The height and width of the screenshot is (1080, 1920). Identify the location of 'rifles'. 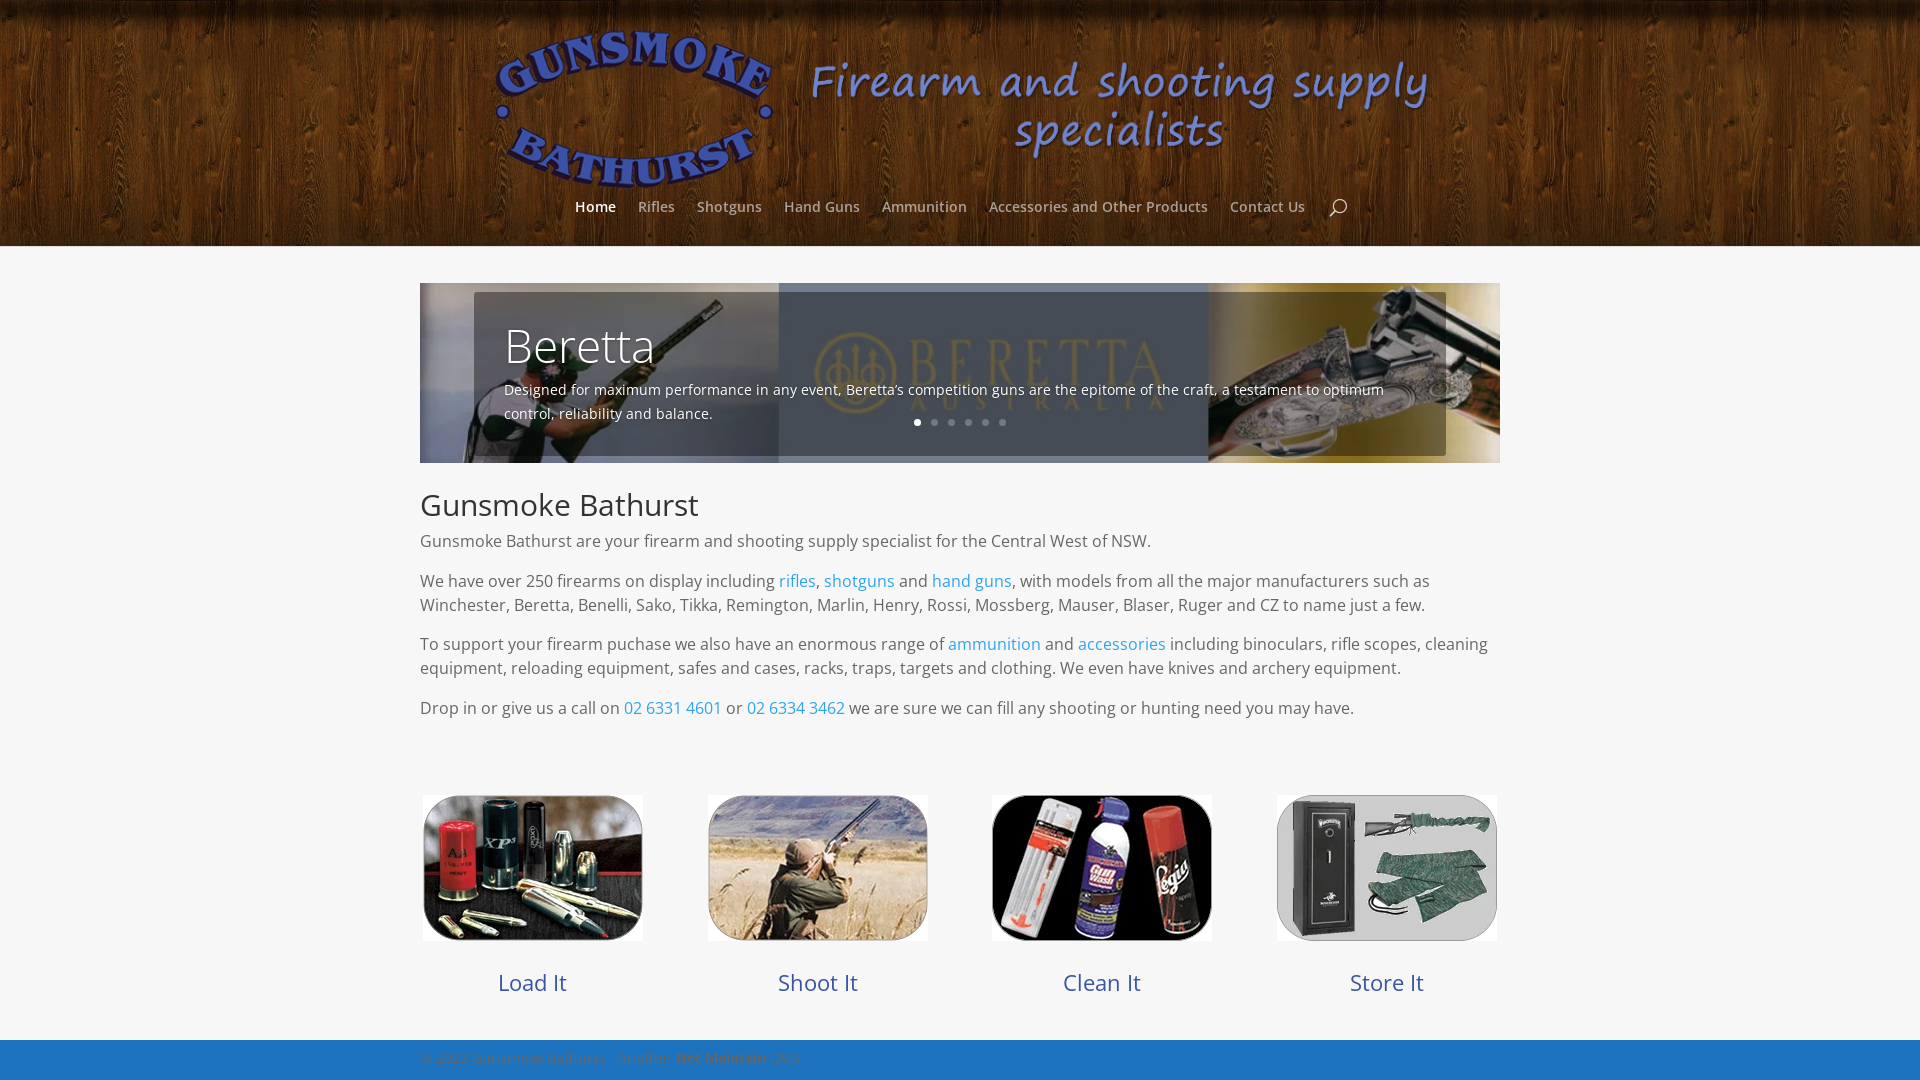
(777, 581).